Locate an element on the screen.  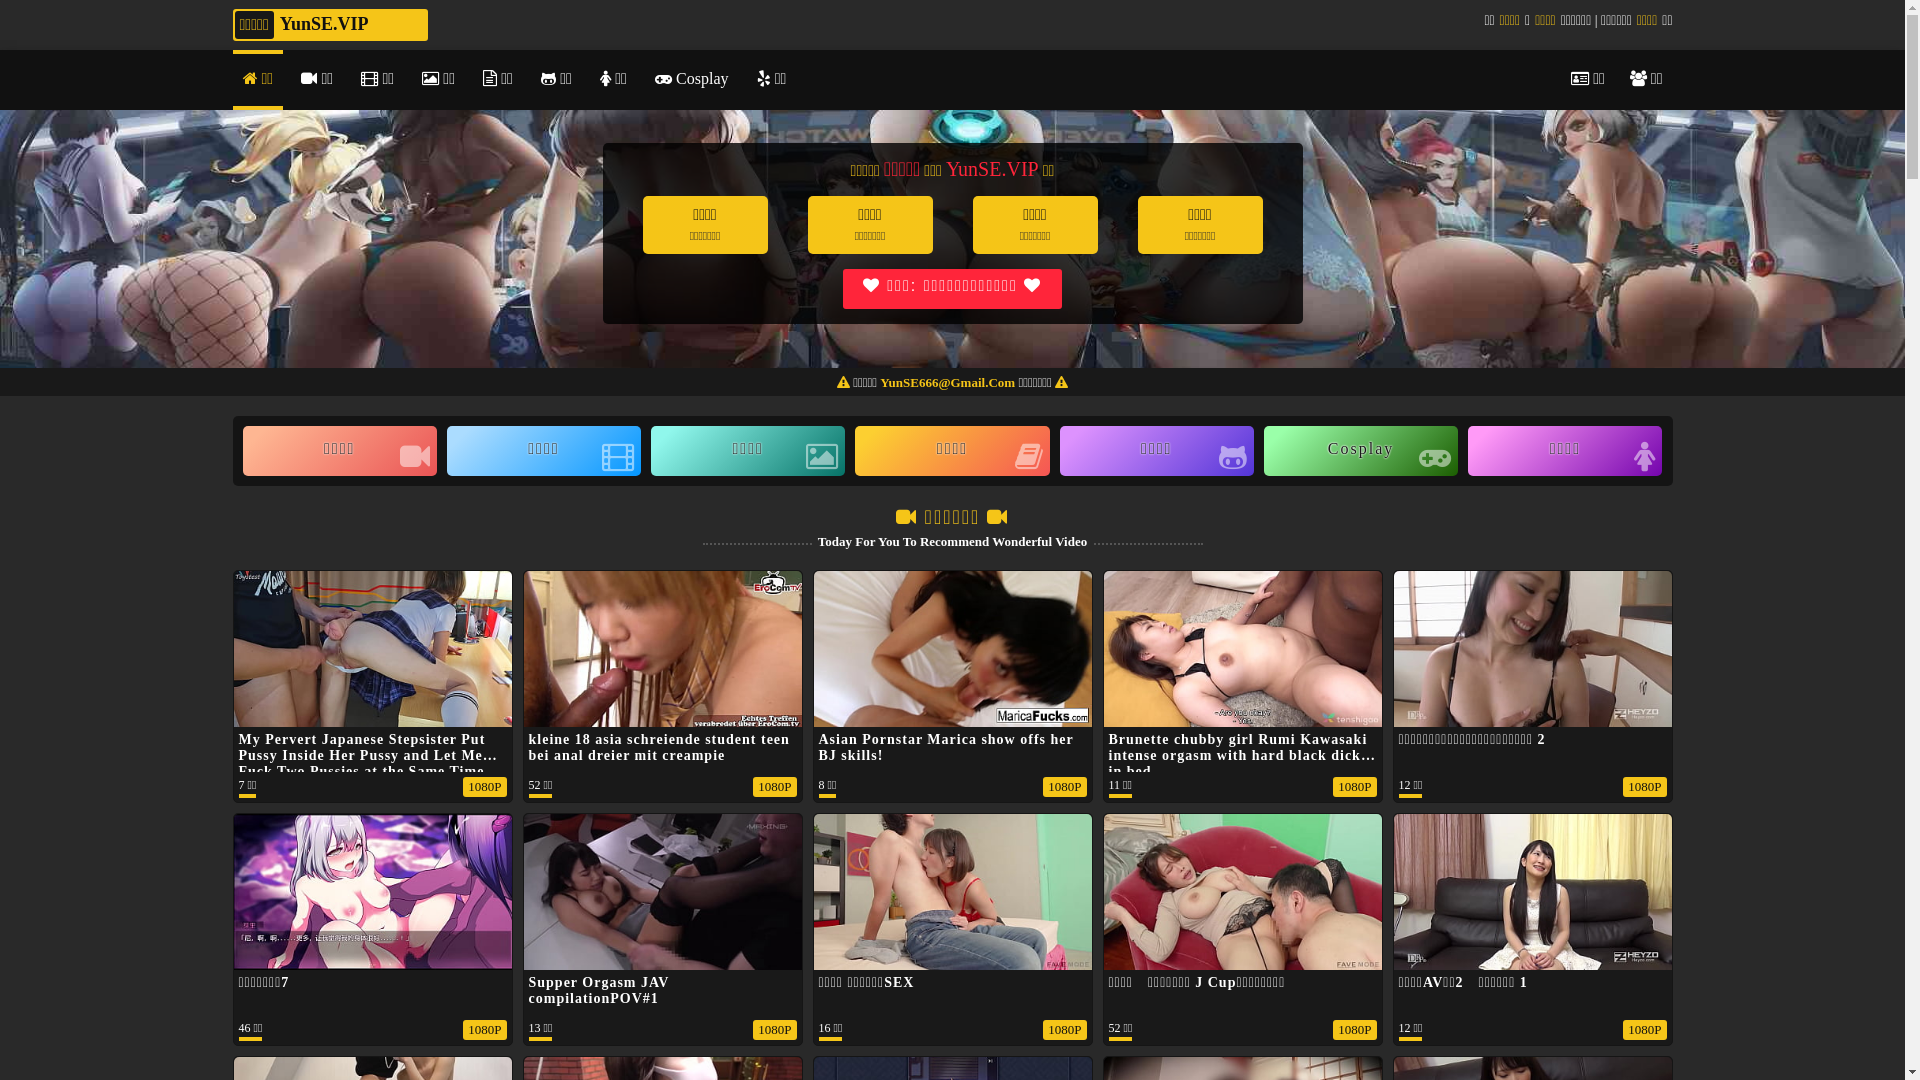
'Supper Orgasm JAV compilationPOV#1' is located at coordinates (662, 965).